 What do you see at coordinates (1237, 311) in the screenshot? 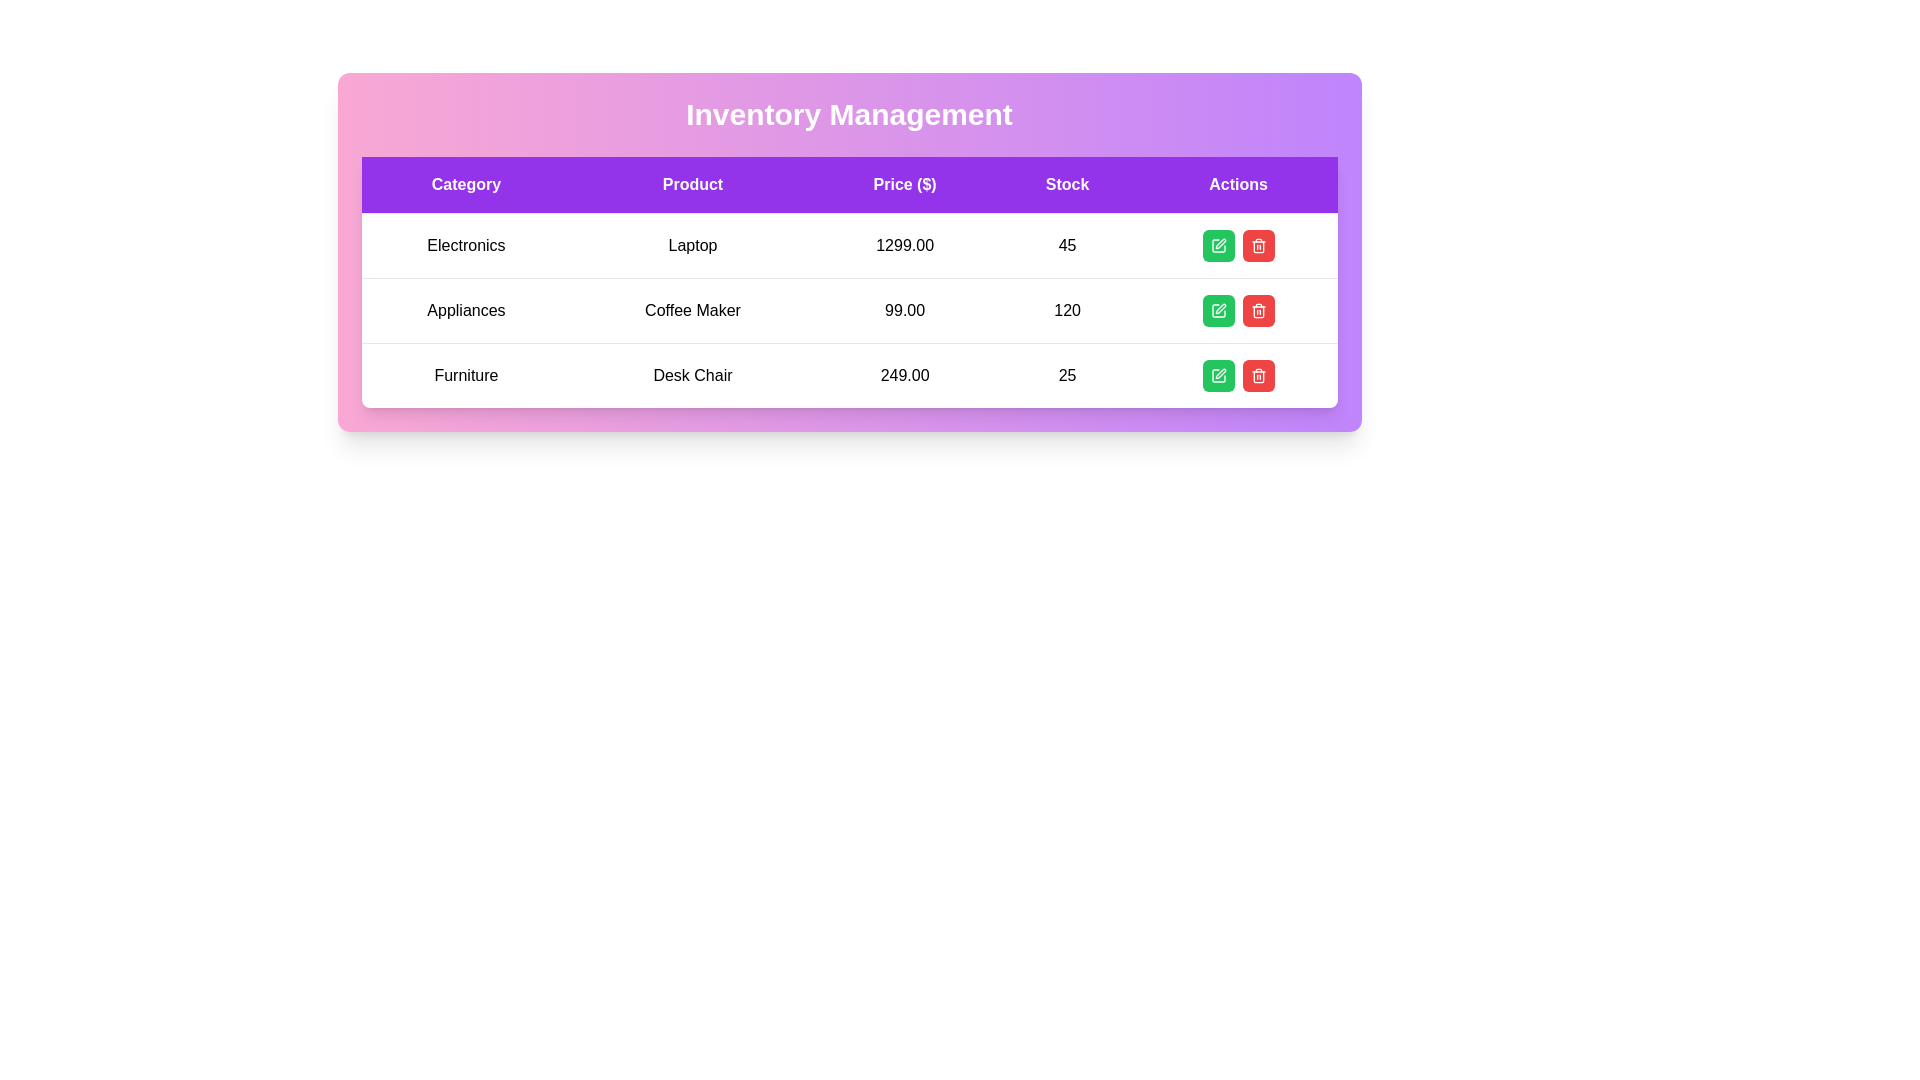
I see `the button in the 'Actions' column for the 'Coffee Maker' product` at bounding box center [1237, 311].